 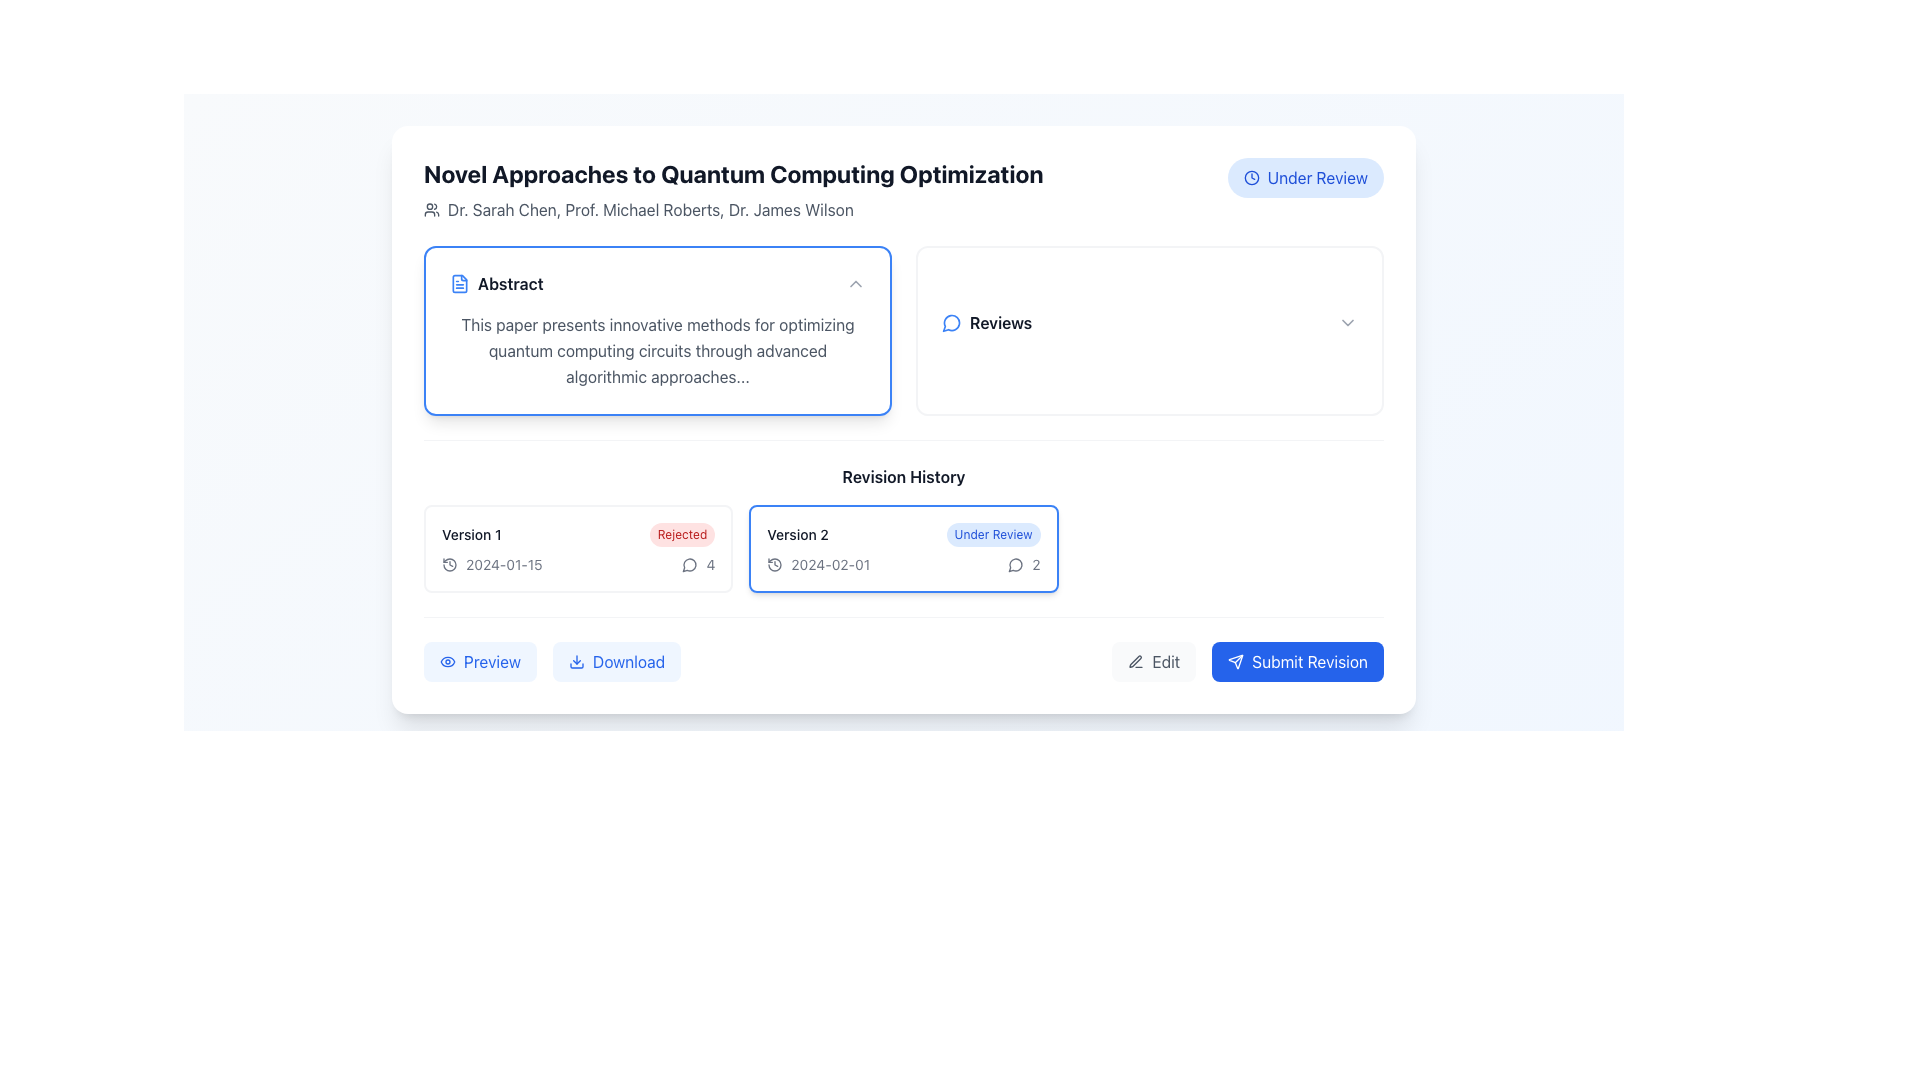 I want to click on the icon-based toggle switch located to the right of the 'Abstract' label, so click(x=855, y=284).